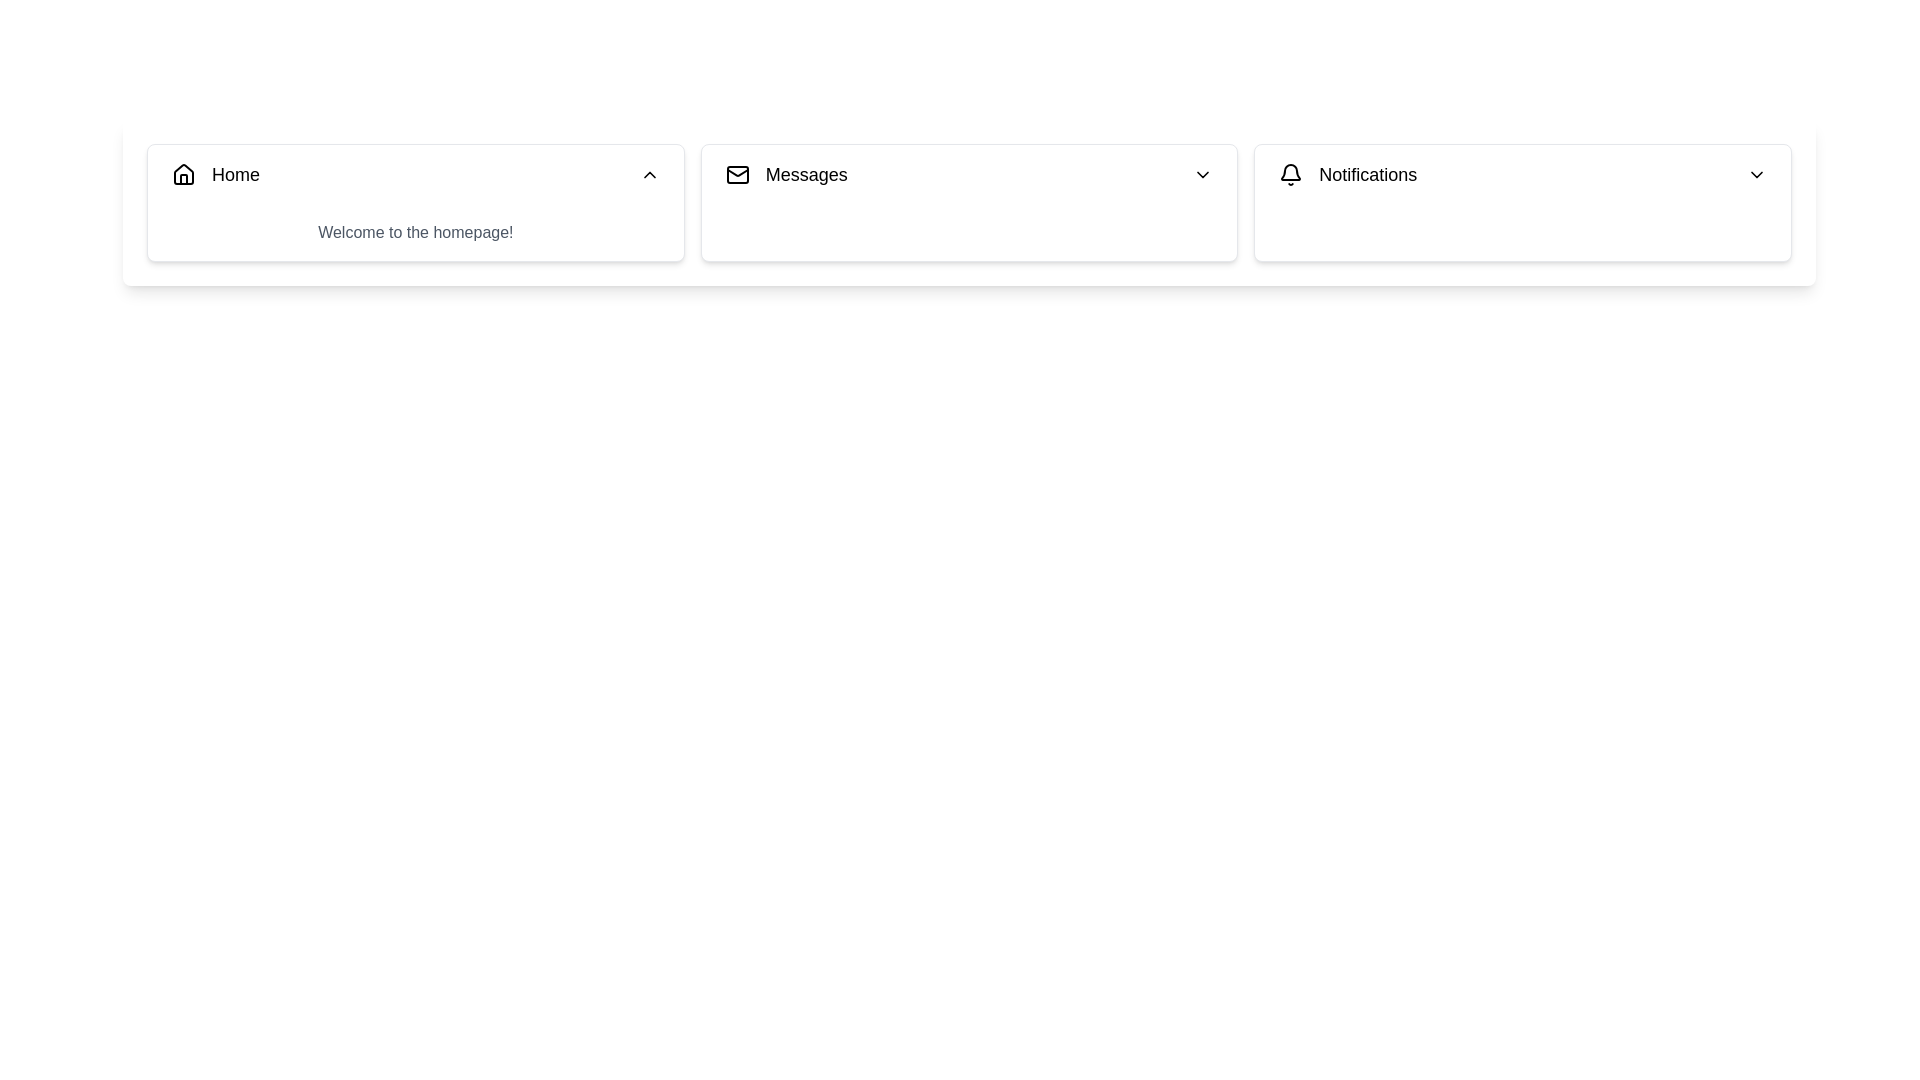 This screenshot has height=1080, width=1920. What do you see at coordinates (736, 173) in the screenshot?
I see `the mail icon, which is a line drawing of an envelope located to the left of the 'Messages' text in the middle tab of the navigation layout` at bounding box center [736, 173].